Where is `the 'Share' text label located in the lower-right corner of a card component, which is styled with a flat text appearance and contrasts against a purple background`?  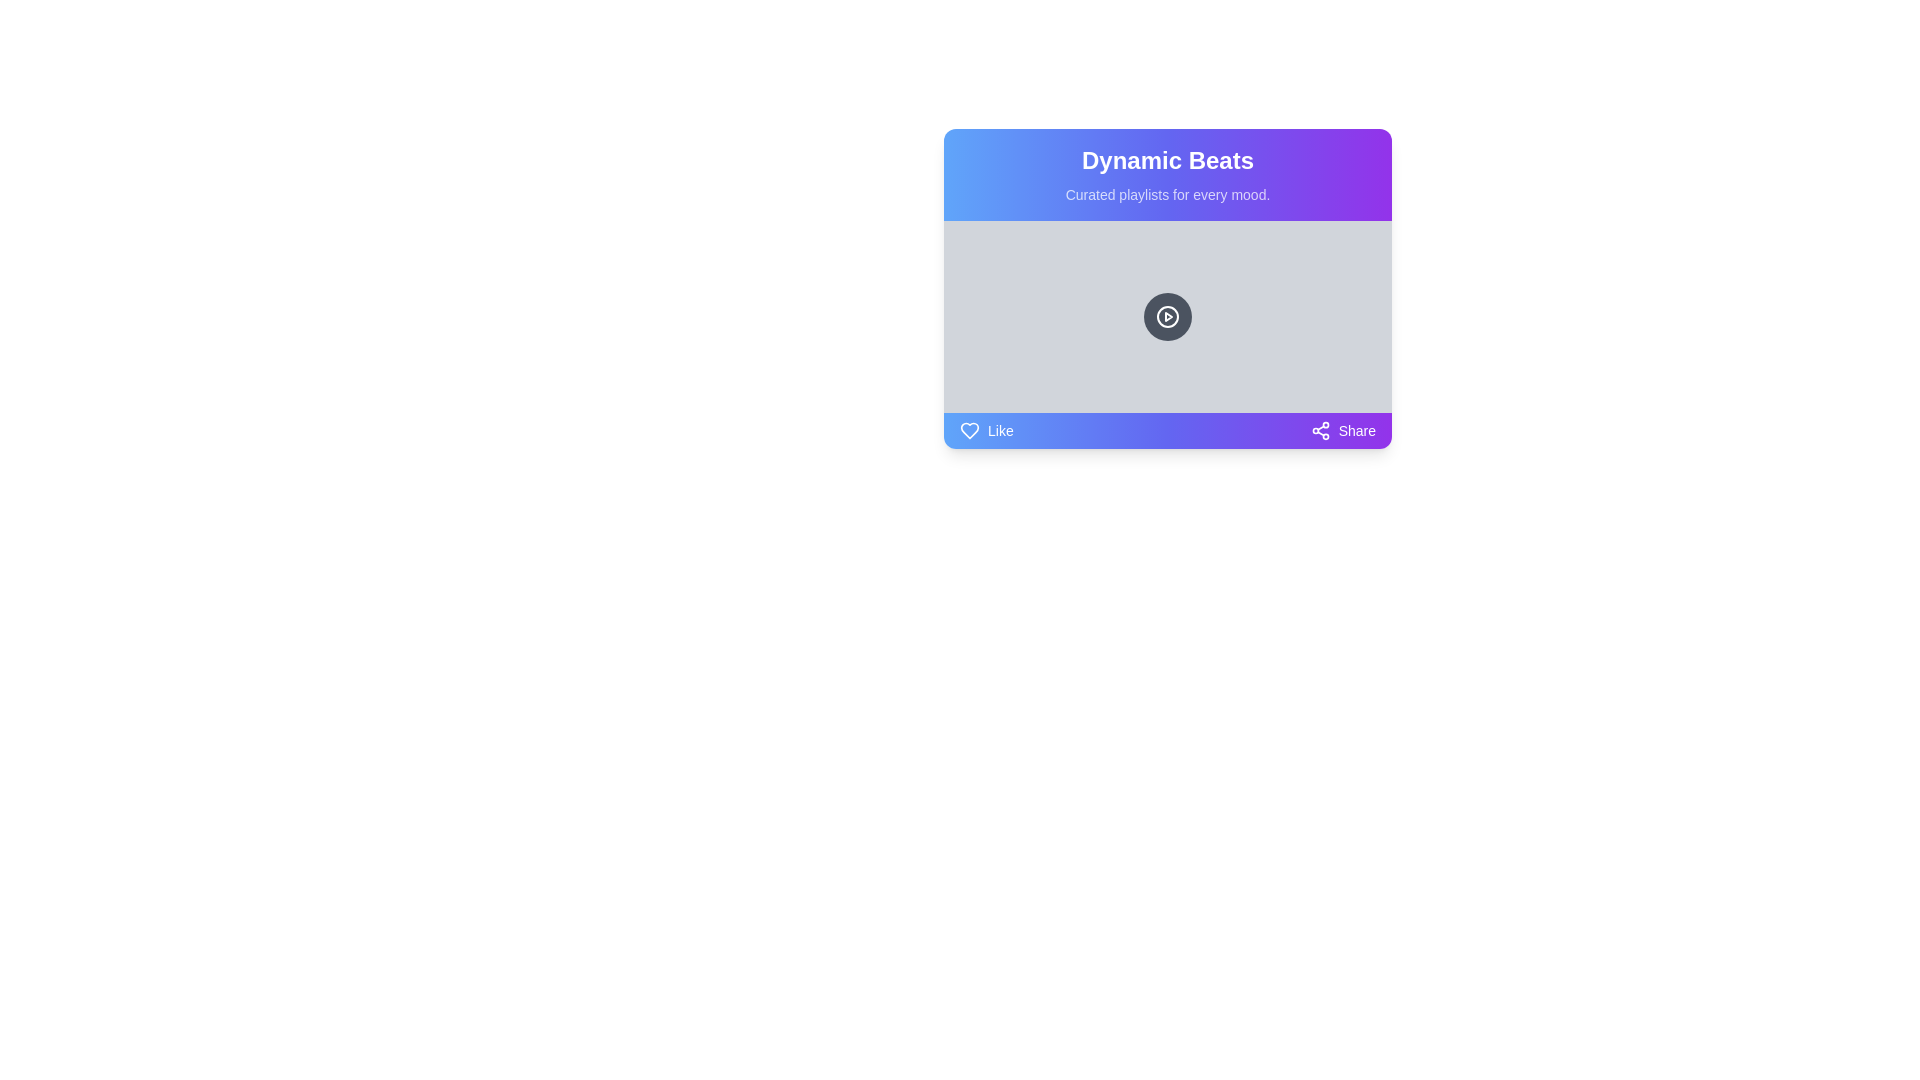
the 'Share' text label located in the lower-right corner of a card component, which is styled with a flat text appearance and contrasts against a purple background is located at coordinates (1357, 430).